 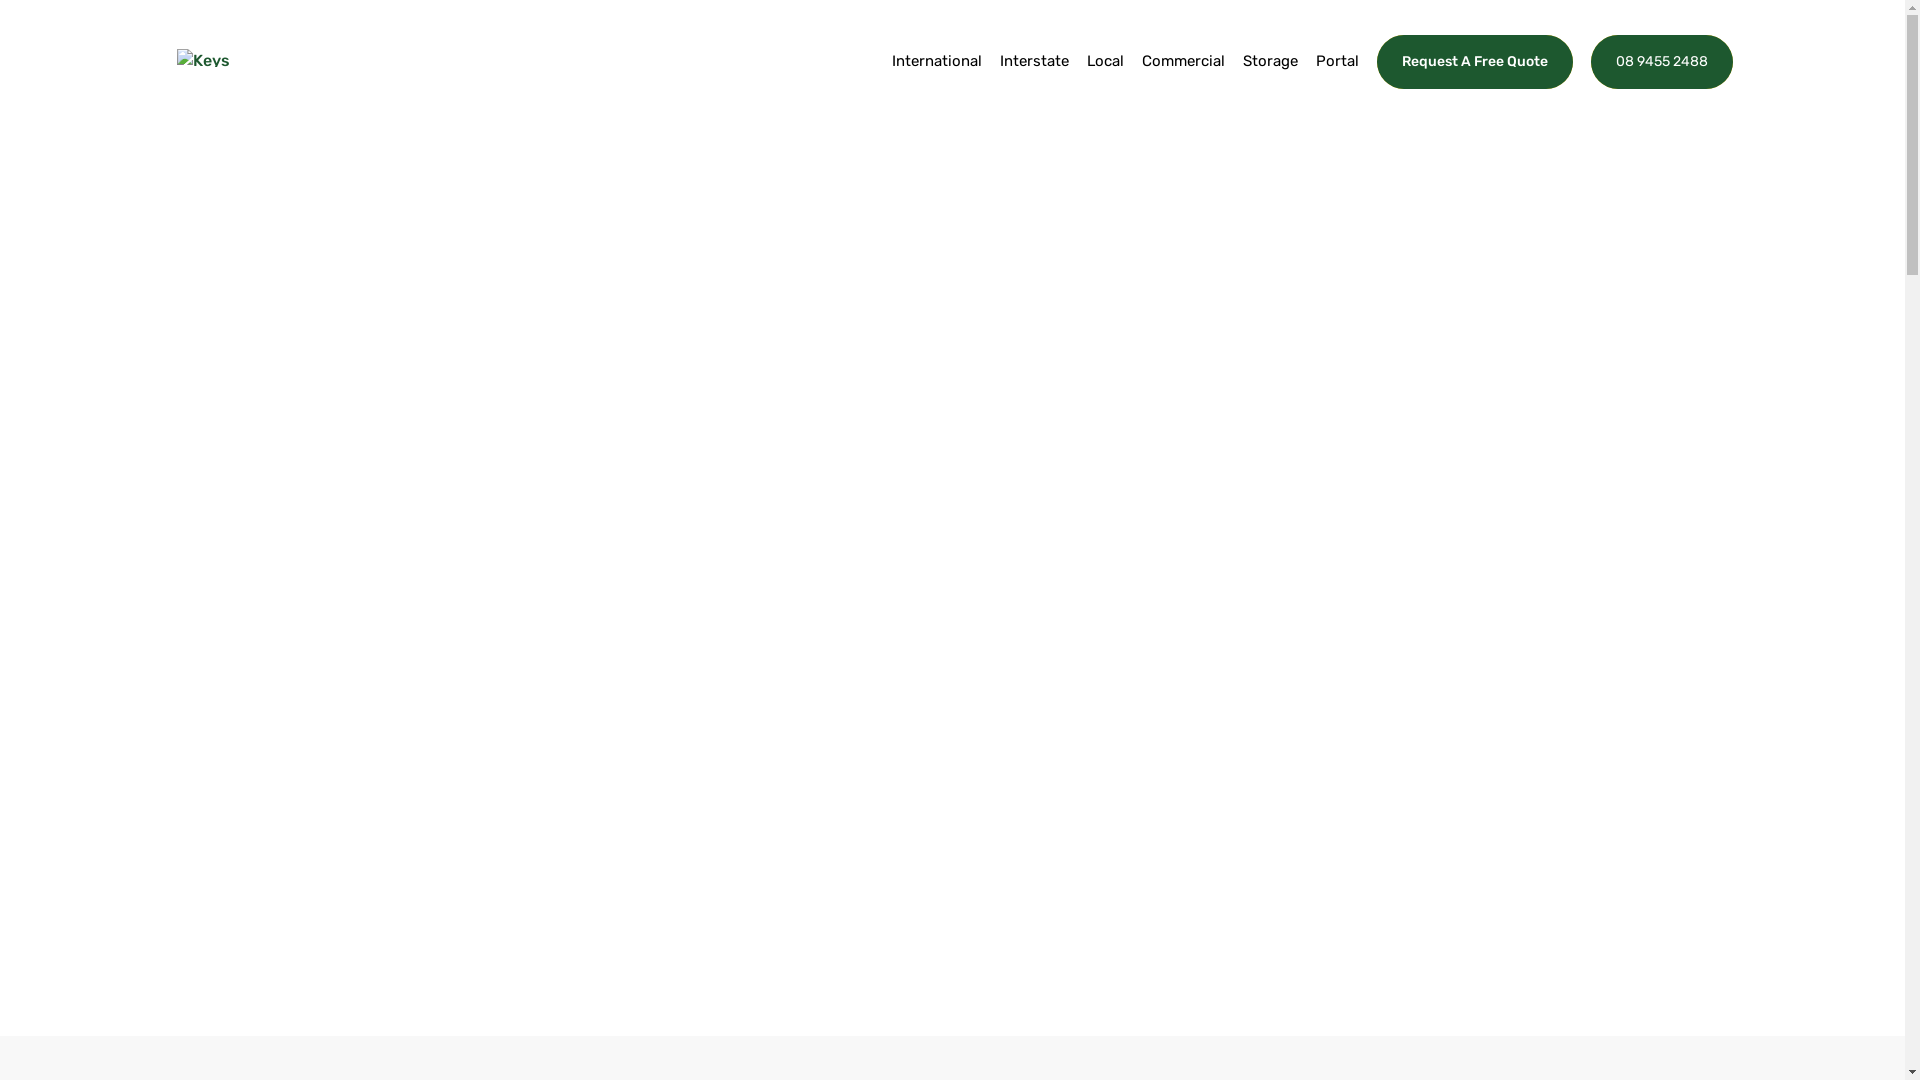 What do you see at coordinates (1142, 83) in the screenshot?
I see `'Commercial'` at bounding box center [1142, 83].